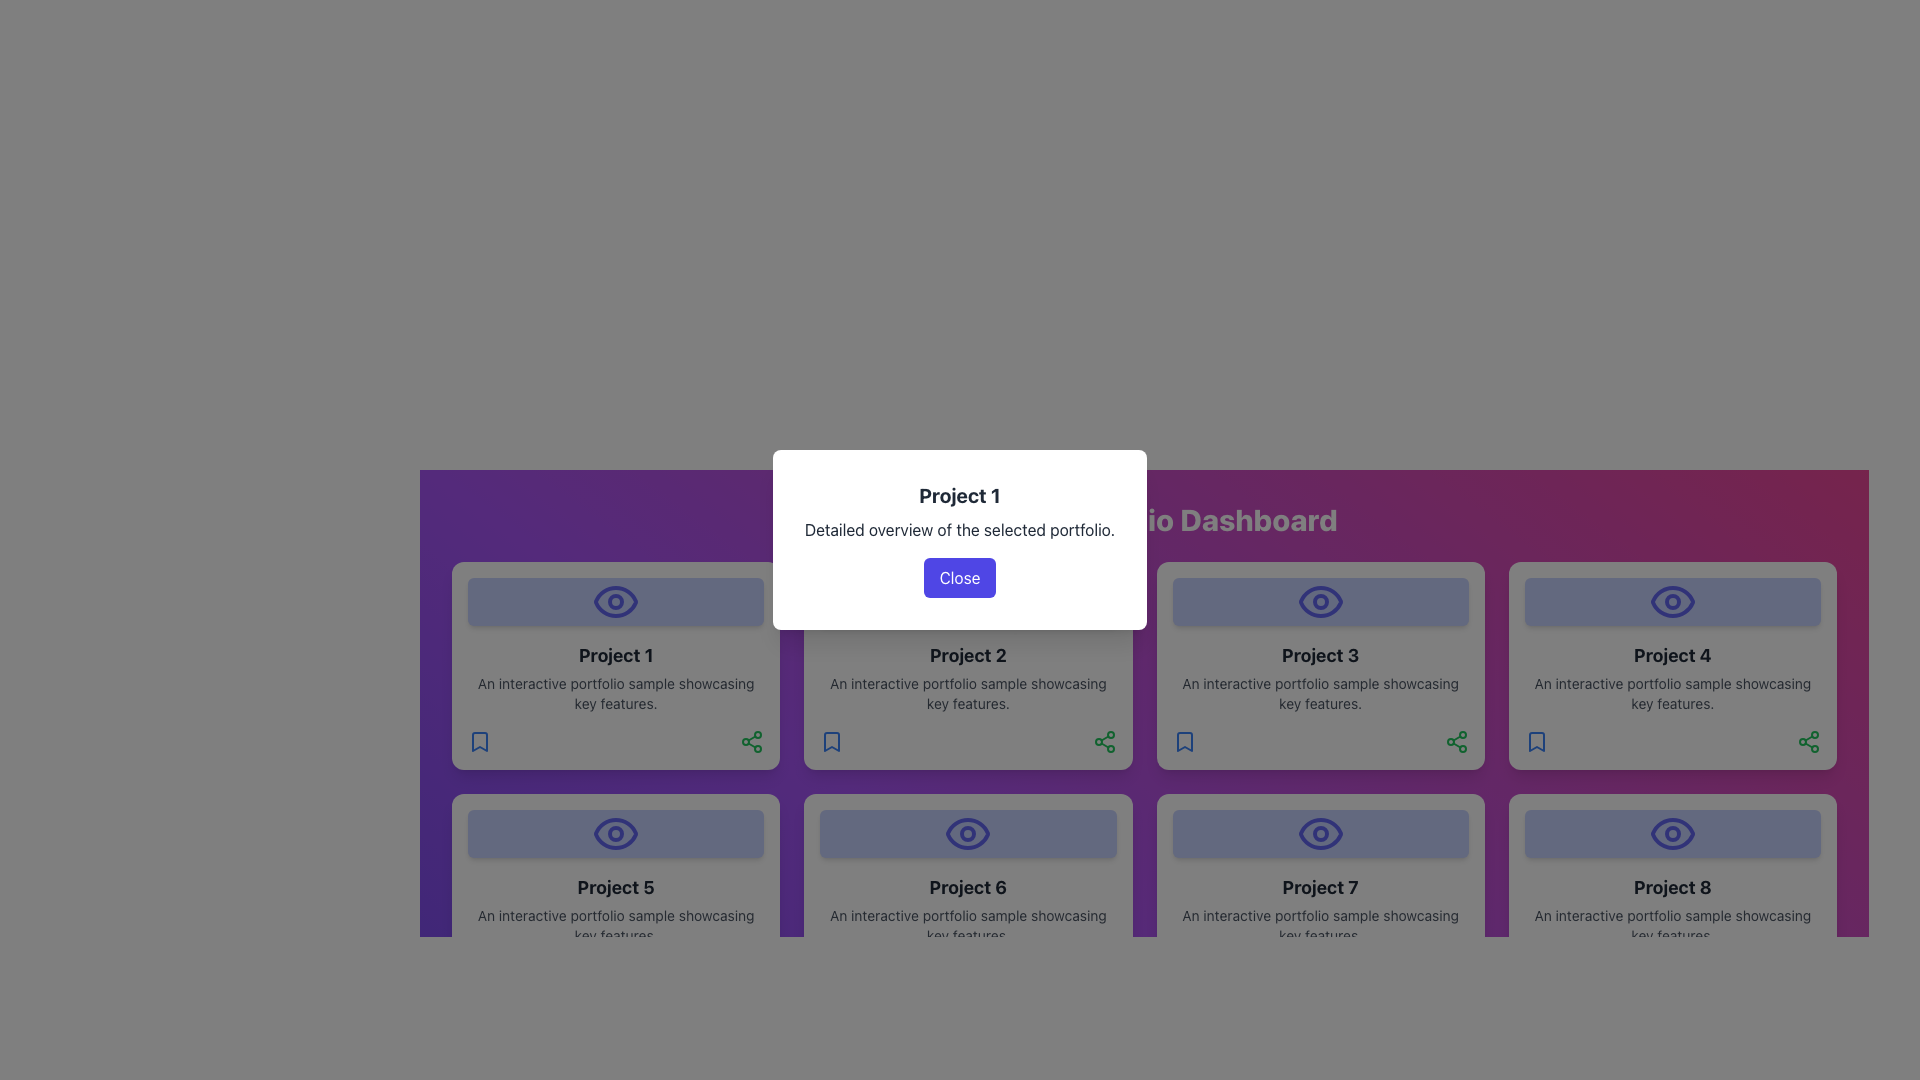 This screenshot has height=1080, width=1920. I want to click on the descriptive text located below the title 'Project 3' within the rectangular card, which is the second textual element beneath the visual icon, so click(1320, 693).